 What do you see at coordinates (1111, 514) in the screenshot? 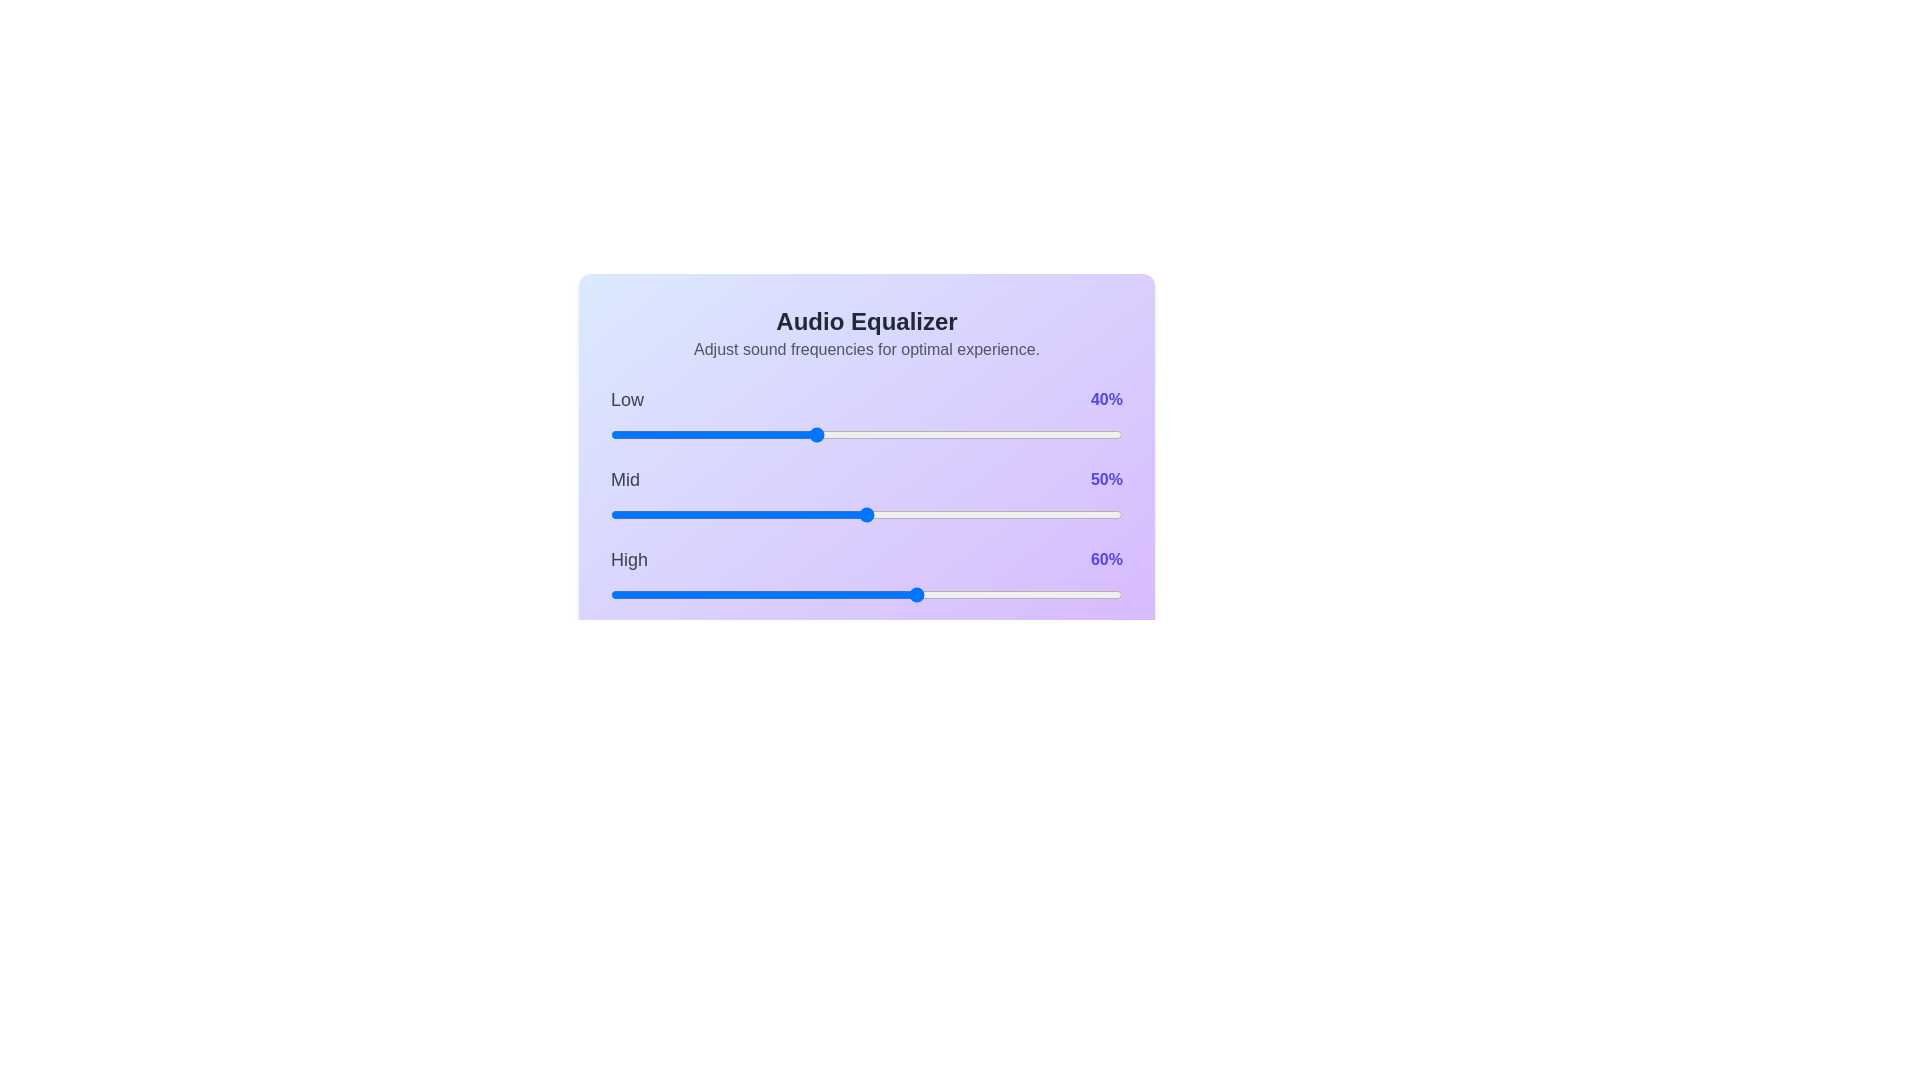
I see `the mid frequency slider to 98%` at bounding box center [1111, 514].